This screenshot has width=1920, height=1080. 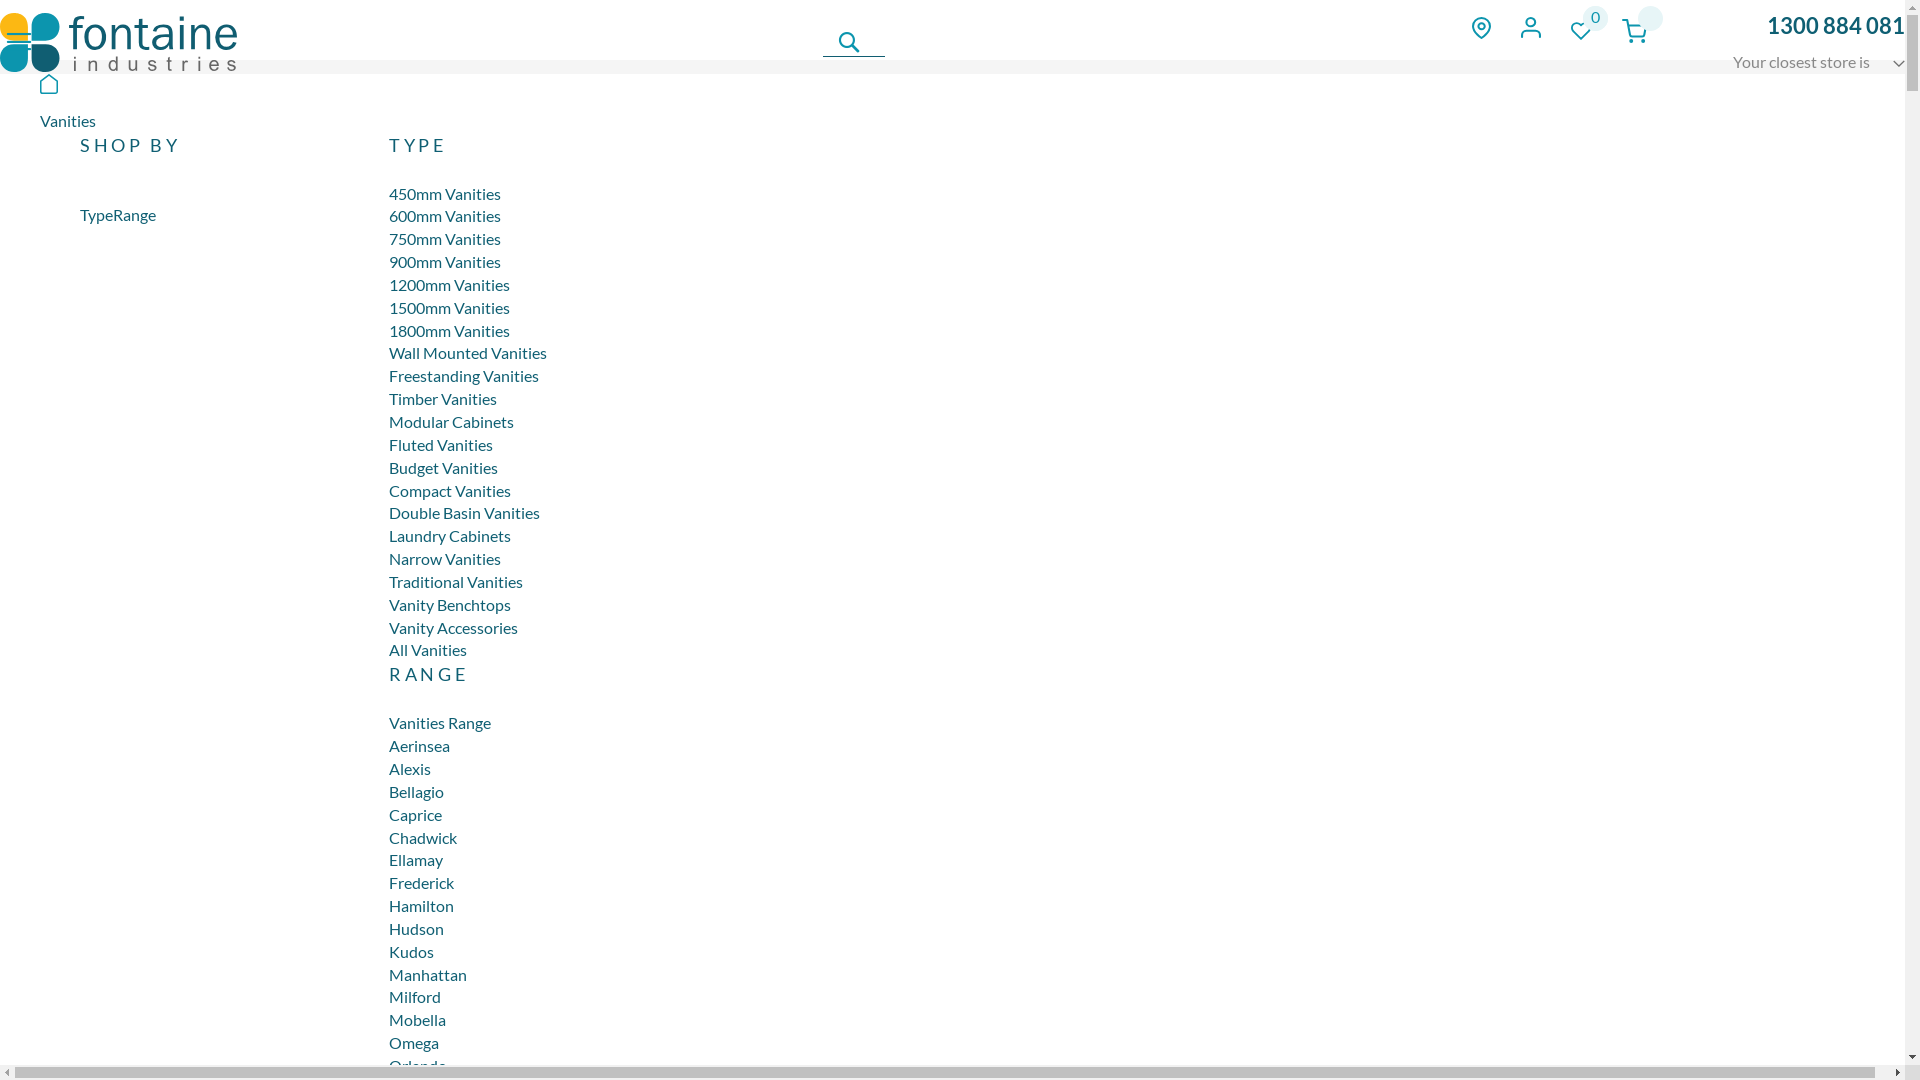 I want to click on 'Chadwick', so click(x=421, y=837).